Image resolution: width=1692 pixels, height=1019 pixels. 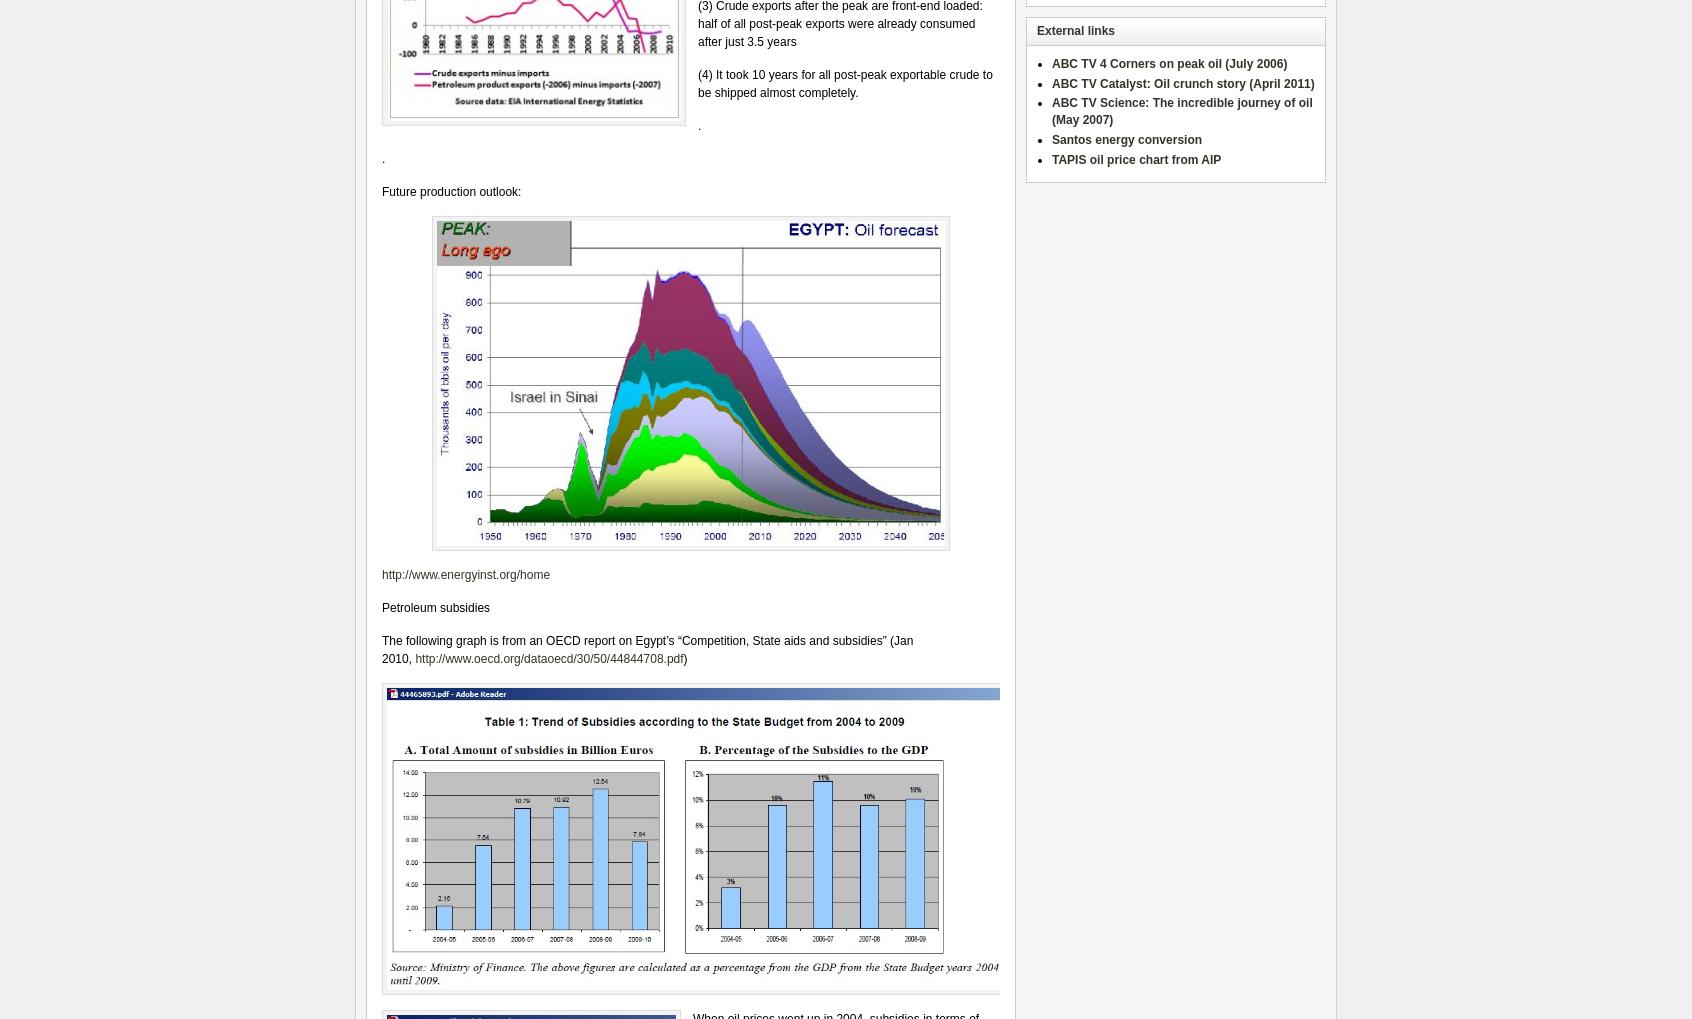 What do you see at coordinates (1182, 83) in the screenshot?
I see `'ABC TV Catalyst: Oil crunch story (April 2011)'` at bounding box center [1182, 83].